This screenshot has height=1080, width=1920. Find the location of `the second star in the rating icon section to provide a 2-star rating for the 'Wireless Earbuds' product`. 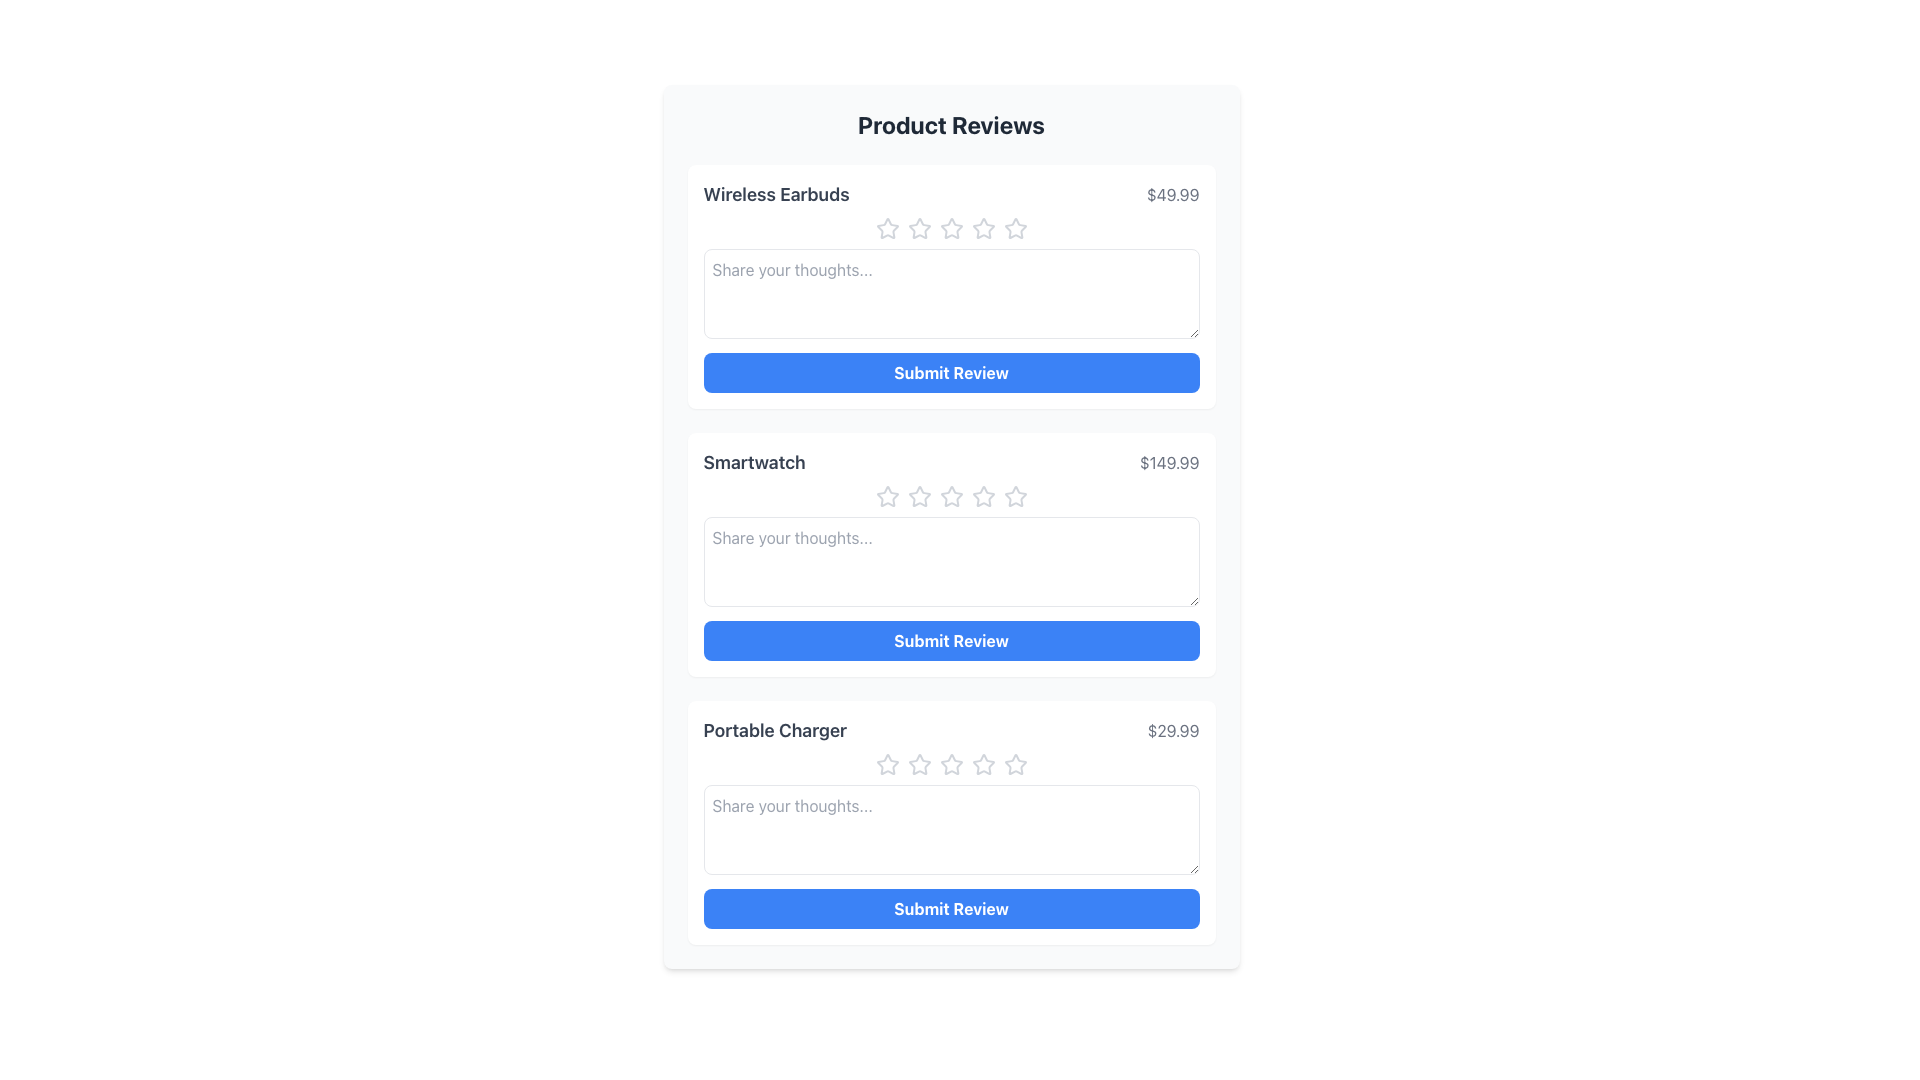

the second star in the rating icon section to provide a 2-star rating for the 'Wireless Earbuds' product is located at coordinates (918, 227).